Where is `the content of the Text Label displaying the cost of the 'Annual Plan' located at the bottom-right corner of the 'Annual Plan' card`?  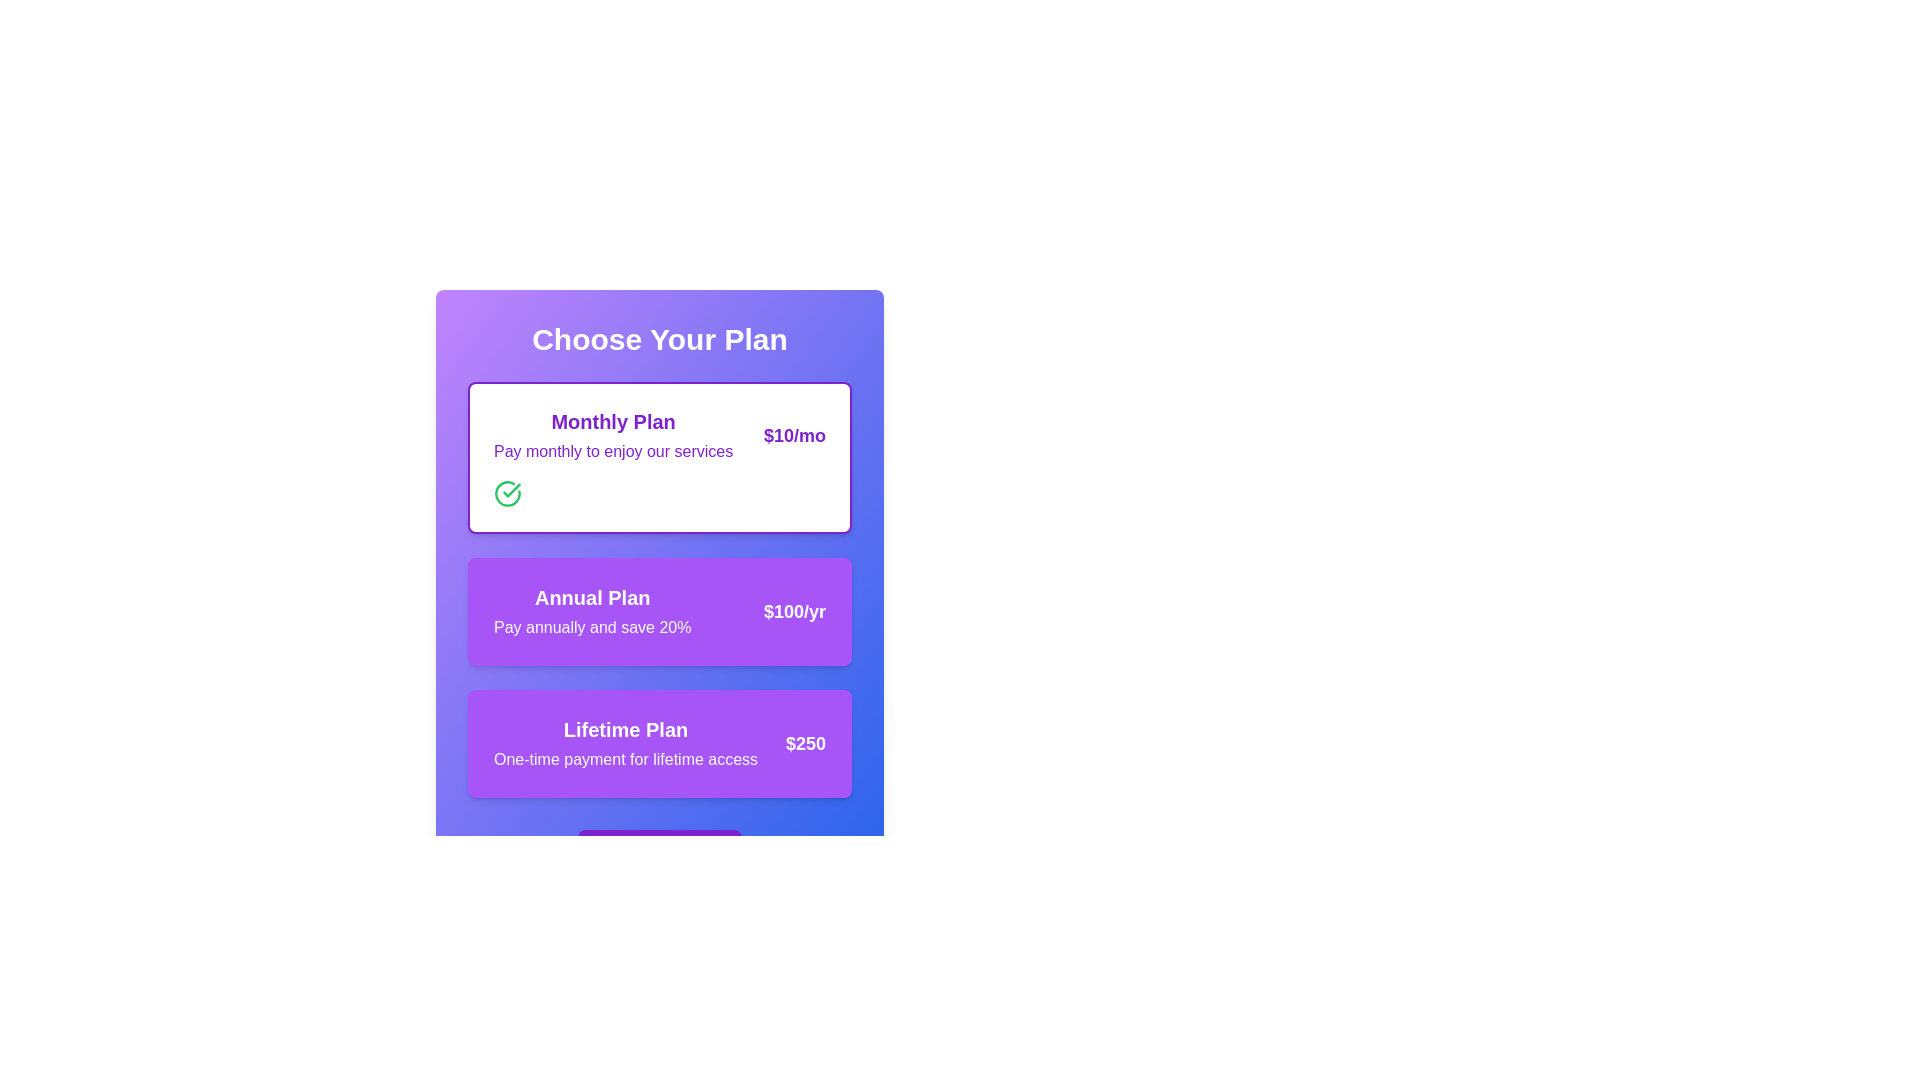 the content of the Text Label displaying the cost of the 'Annual Plan' located at the bottom-right corner of the 'Annual Plan' card is located at coordinates (793, 611).